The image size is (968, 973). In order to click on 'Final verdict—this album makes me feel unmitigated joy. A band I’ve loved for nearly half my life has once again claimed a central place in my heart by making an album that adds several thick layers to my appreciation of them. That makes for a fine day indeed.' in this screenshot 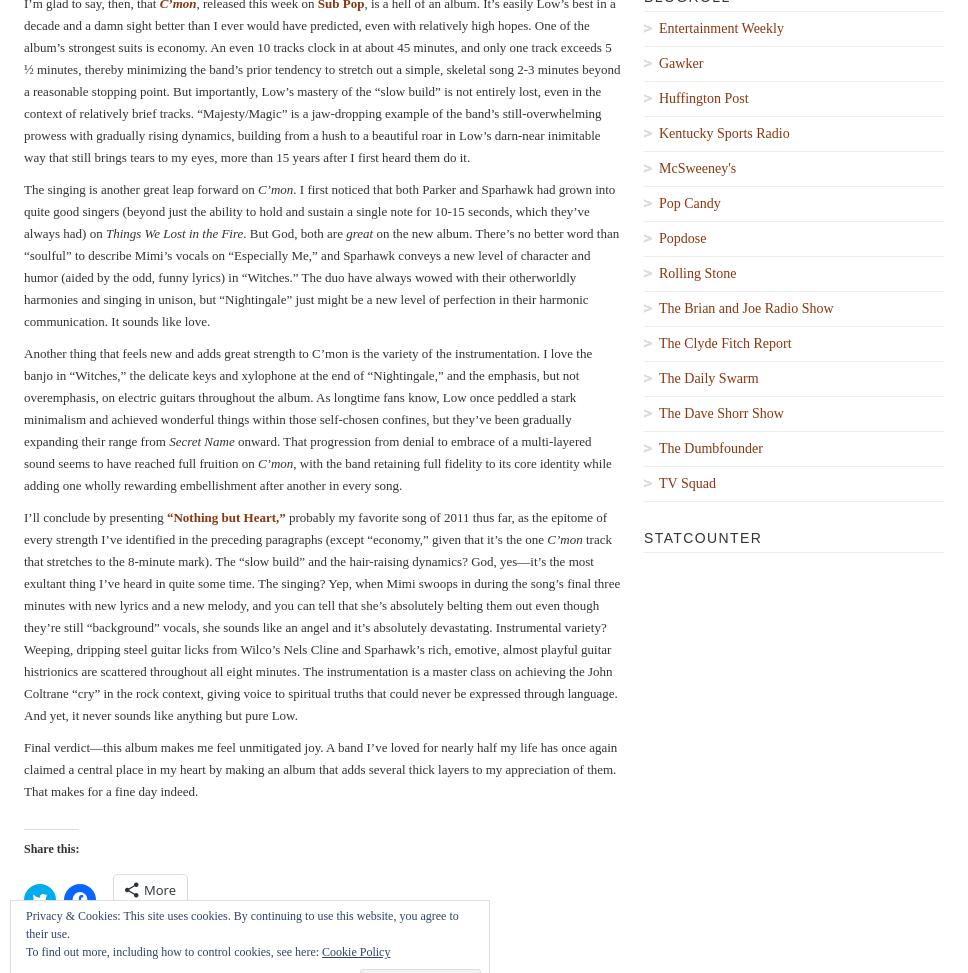, I will do `click(319, 767)`.